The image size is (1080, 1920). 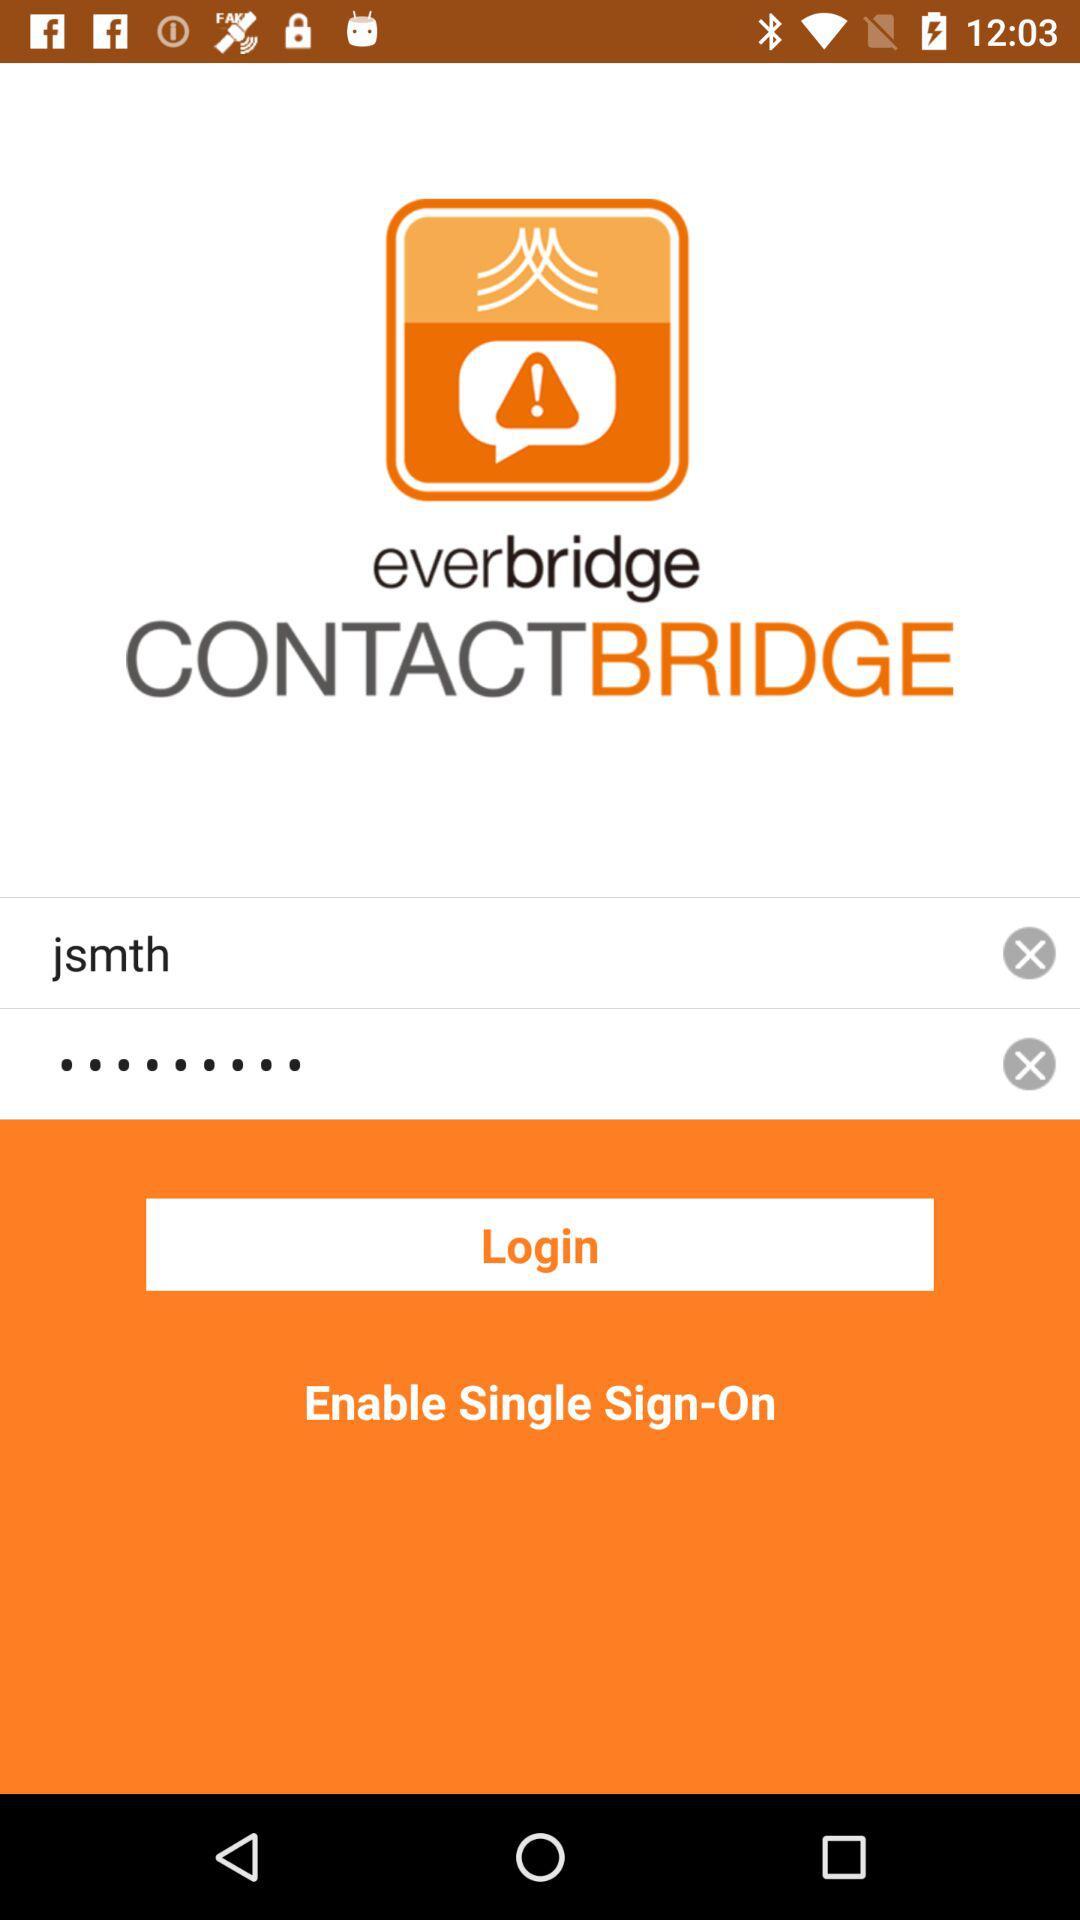 What do you see at coordinates (540, 1243) in the screenshot?
I see `the icon above the enable single sign icon` at bounding box center [540, 1243].